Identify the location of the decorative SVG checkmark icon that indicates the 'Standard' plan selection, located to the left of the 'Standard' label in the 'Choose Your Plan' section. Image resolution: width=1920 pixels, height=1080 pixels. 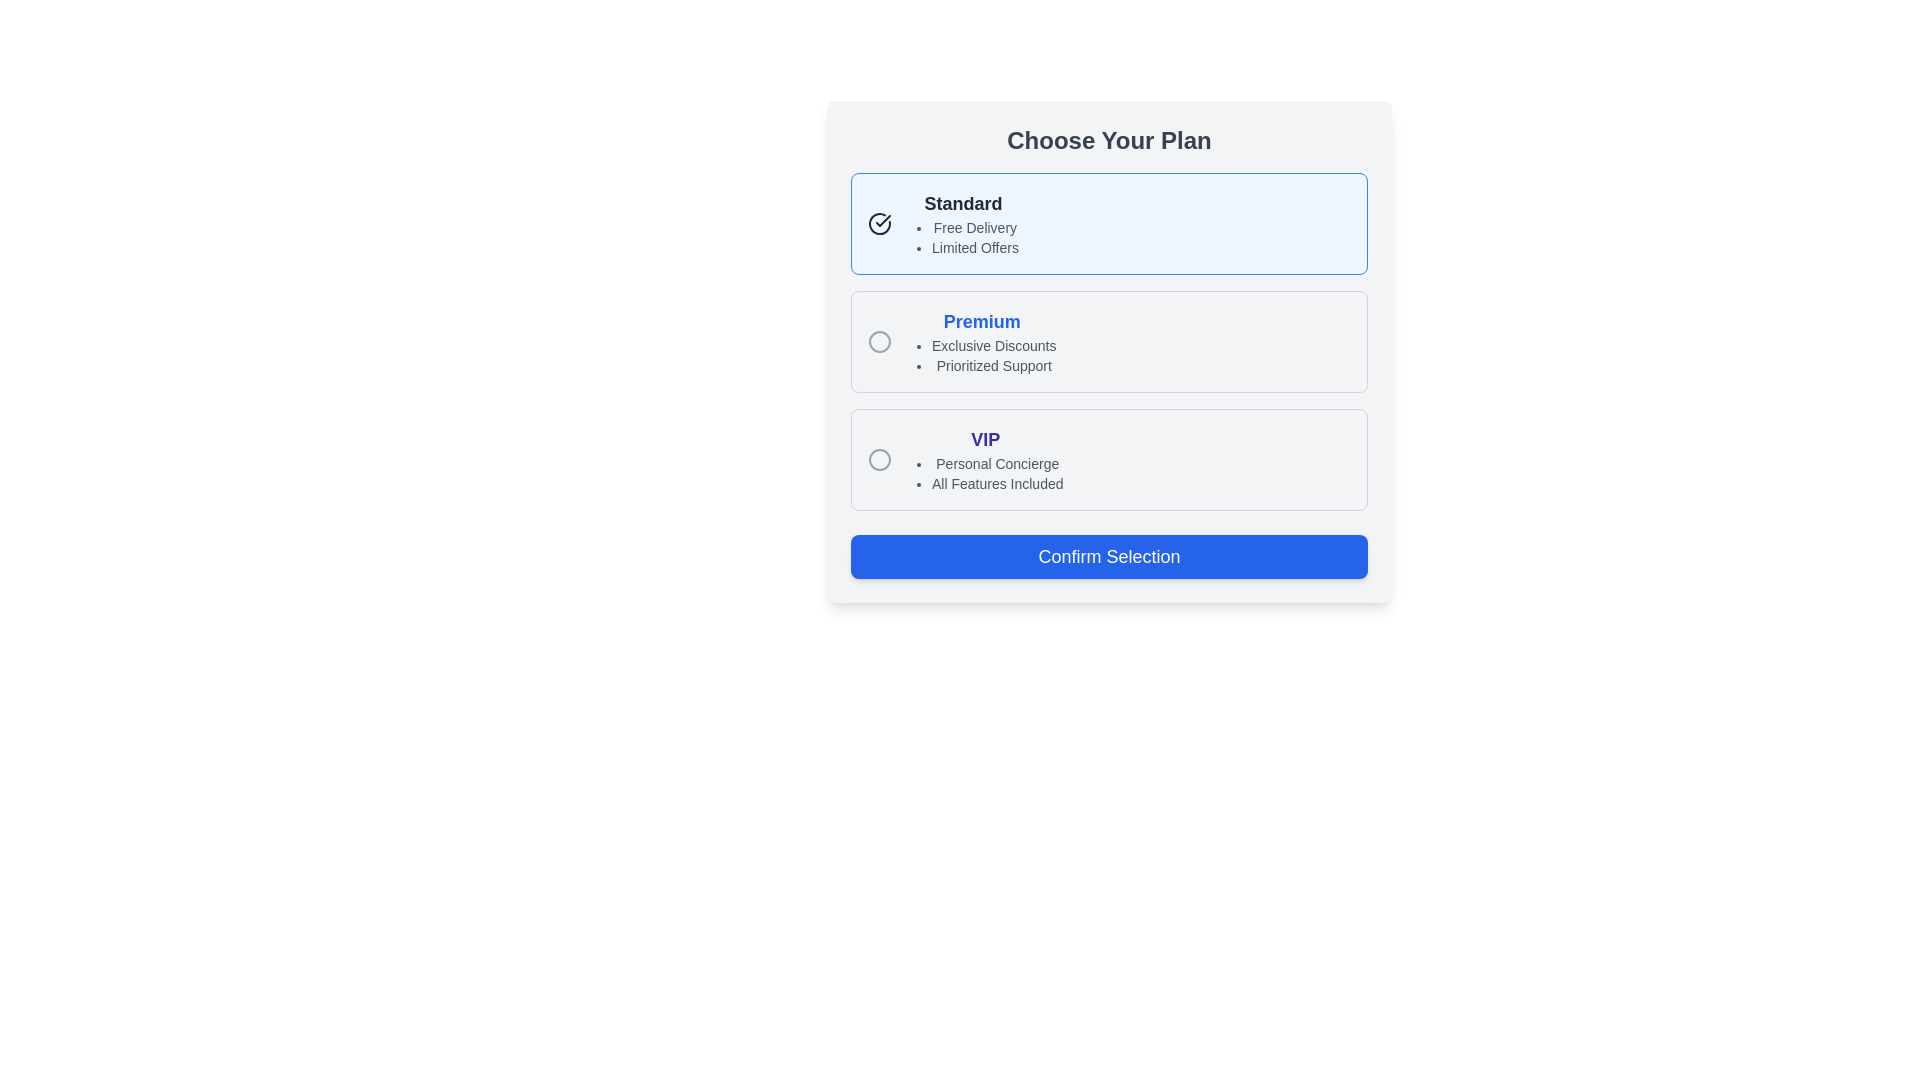
(882, 220).